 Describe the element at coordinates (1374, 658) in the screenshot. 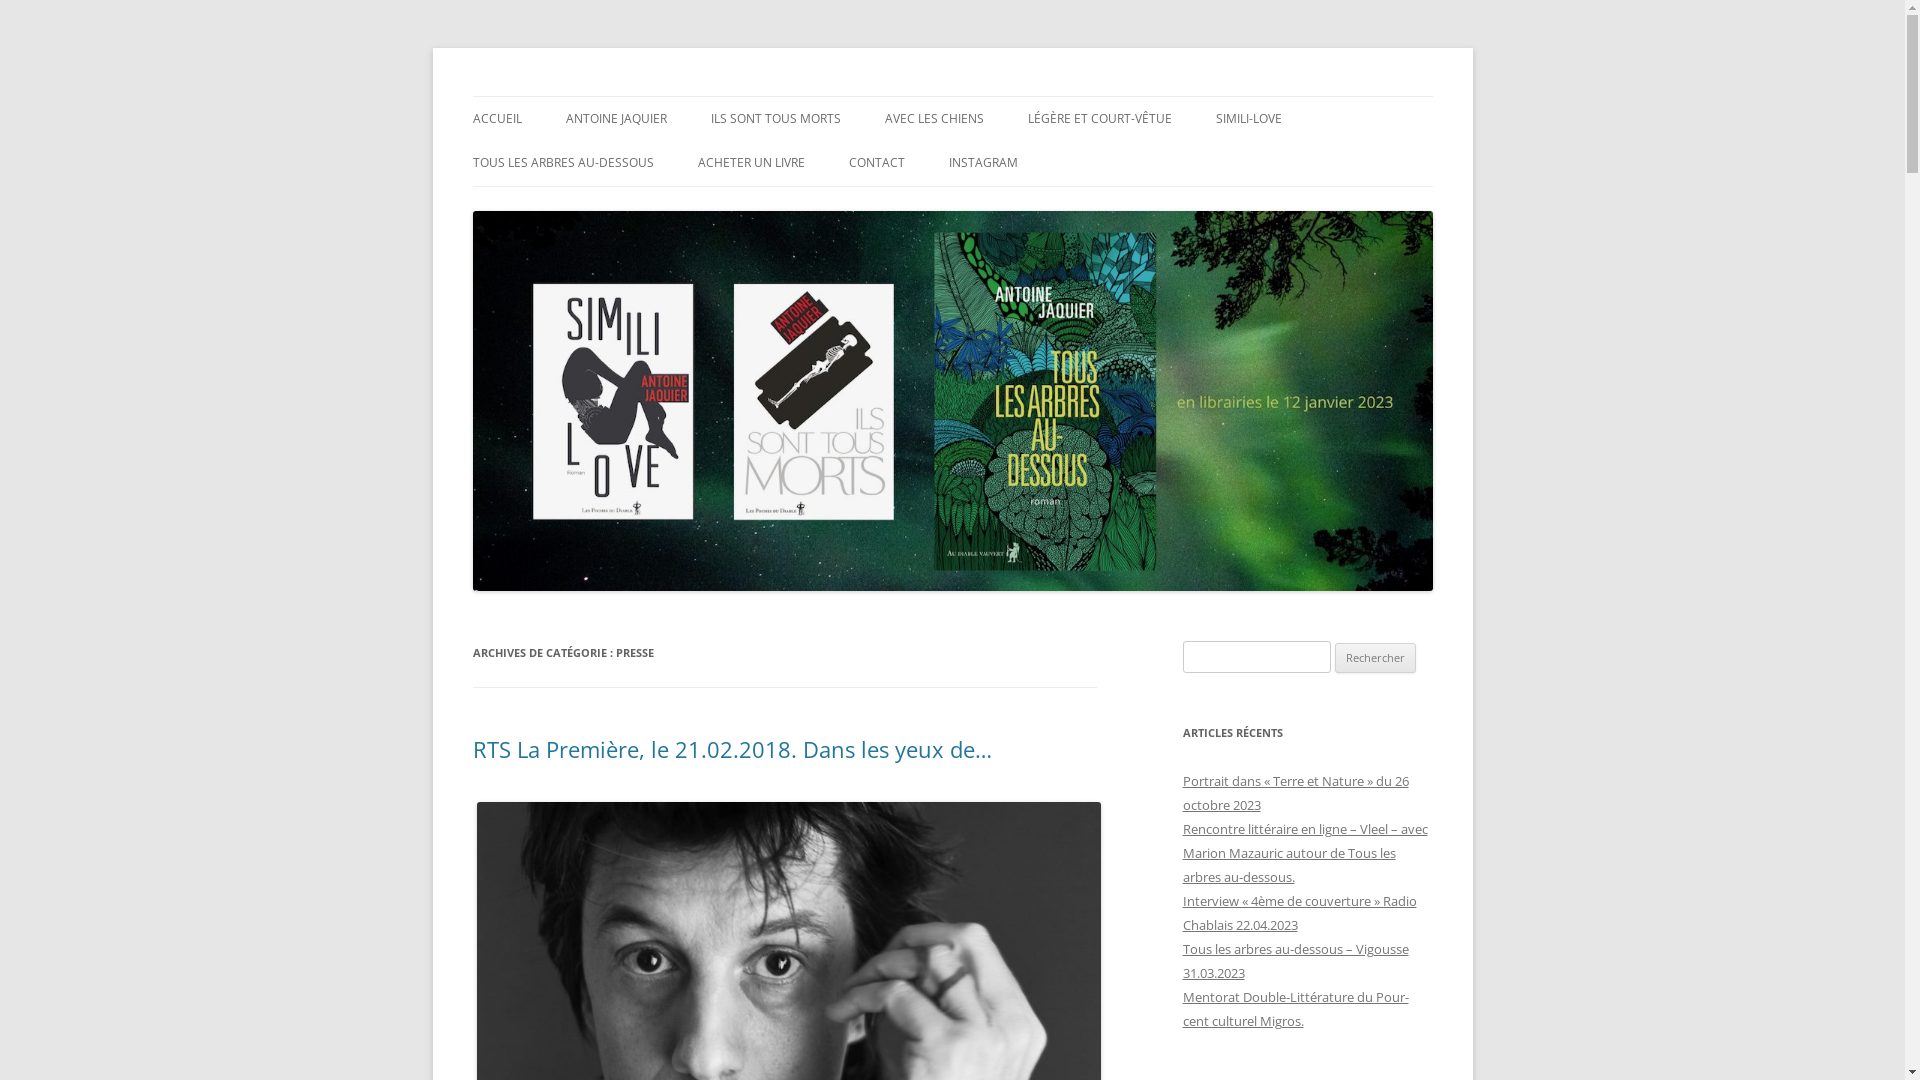

I see `'Rechercher'` at that location.